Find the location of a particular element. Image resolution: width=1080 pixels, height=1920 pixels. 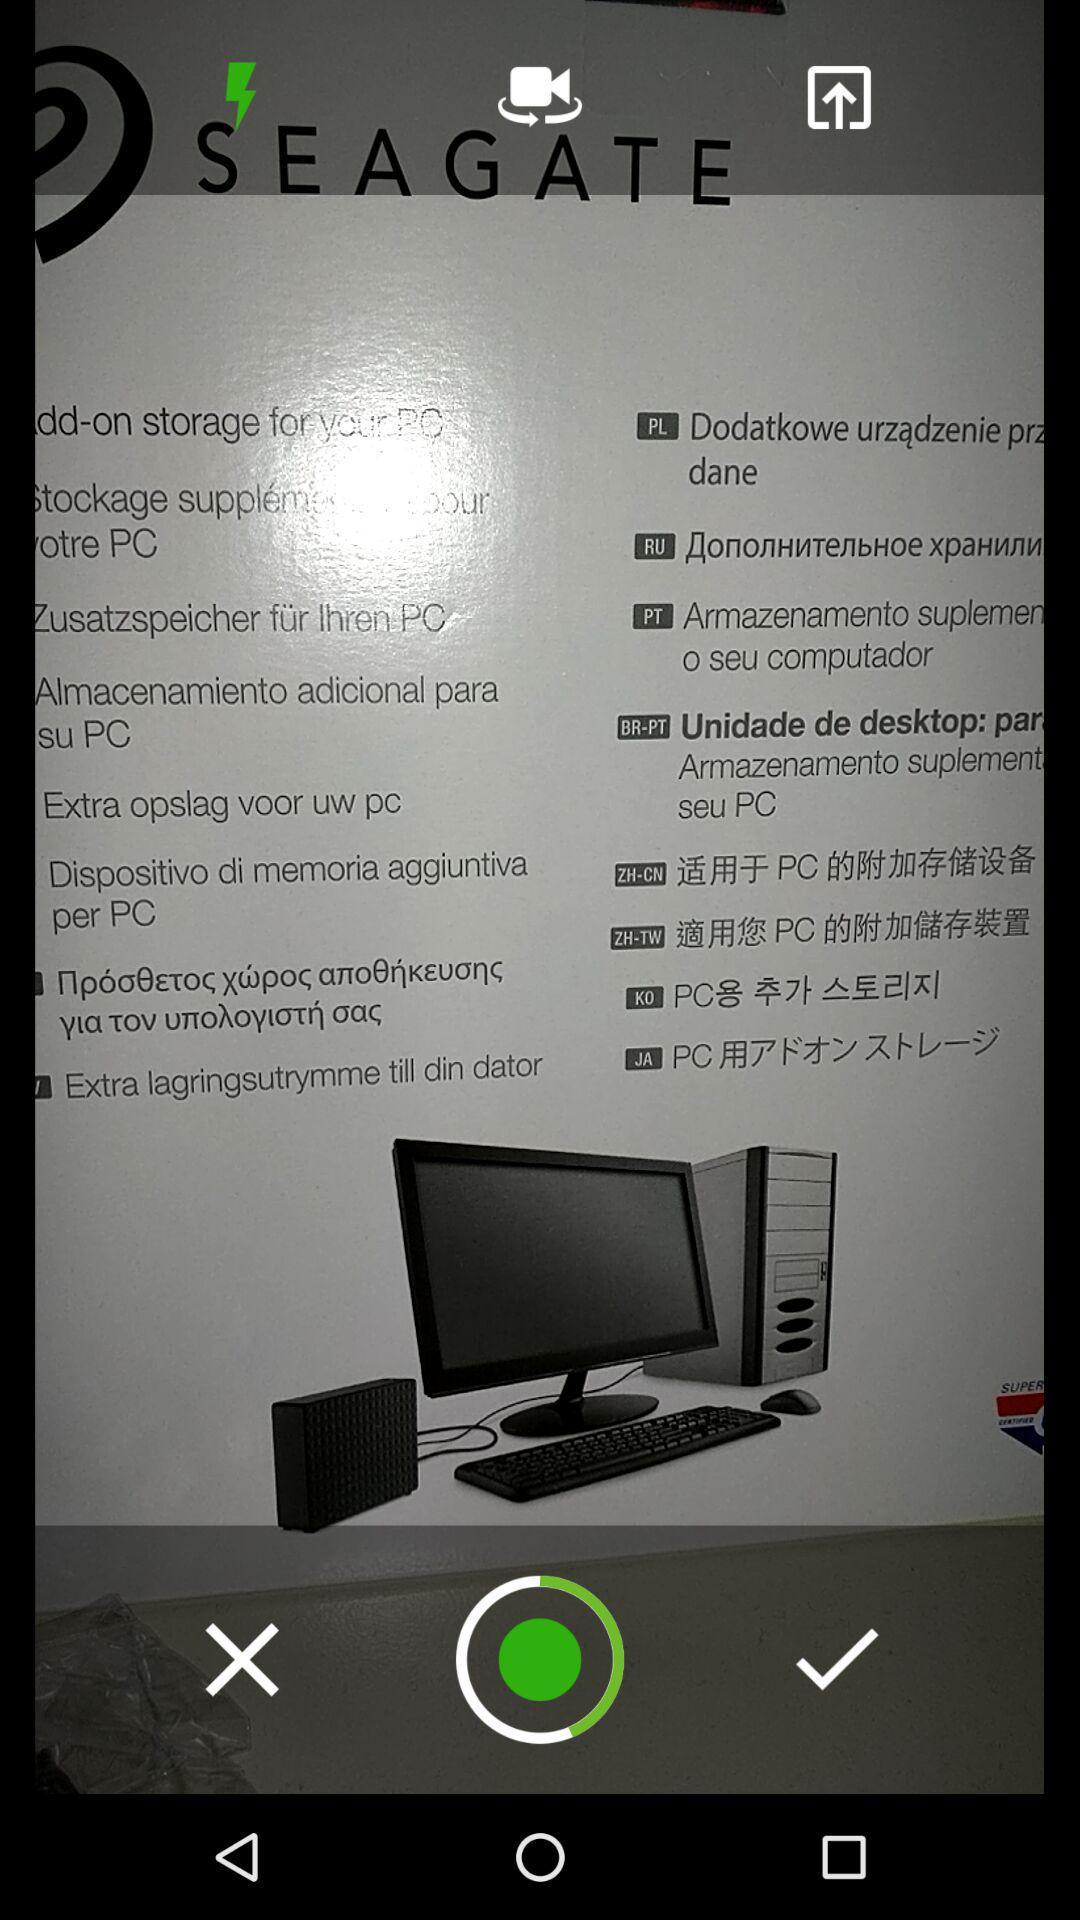

delete previous segment is located at coordinates (241, 1659).